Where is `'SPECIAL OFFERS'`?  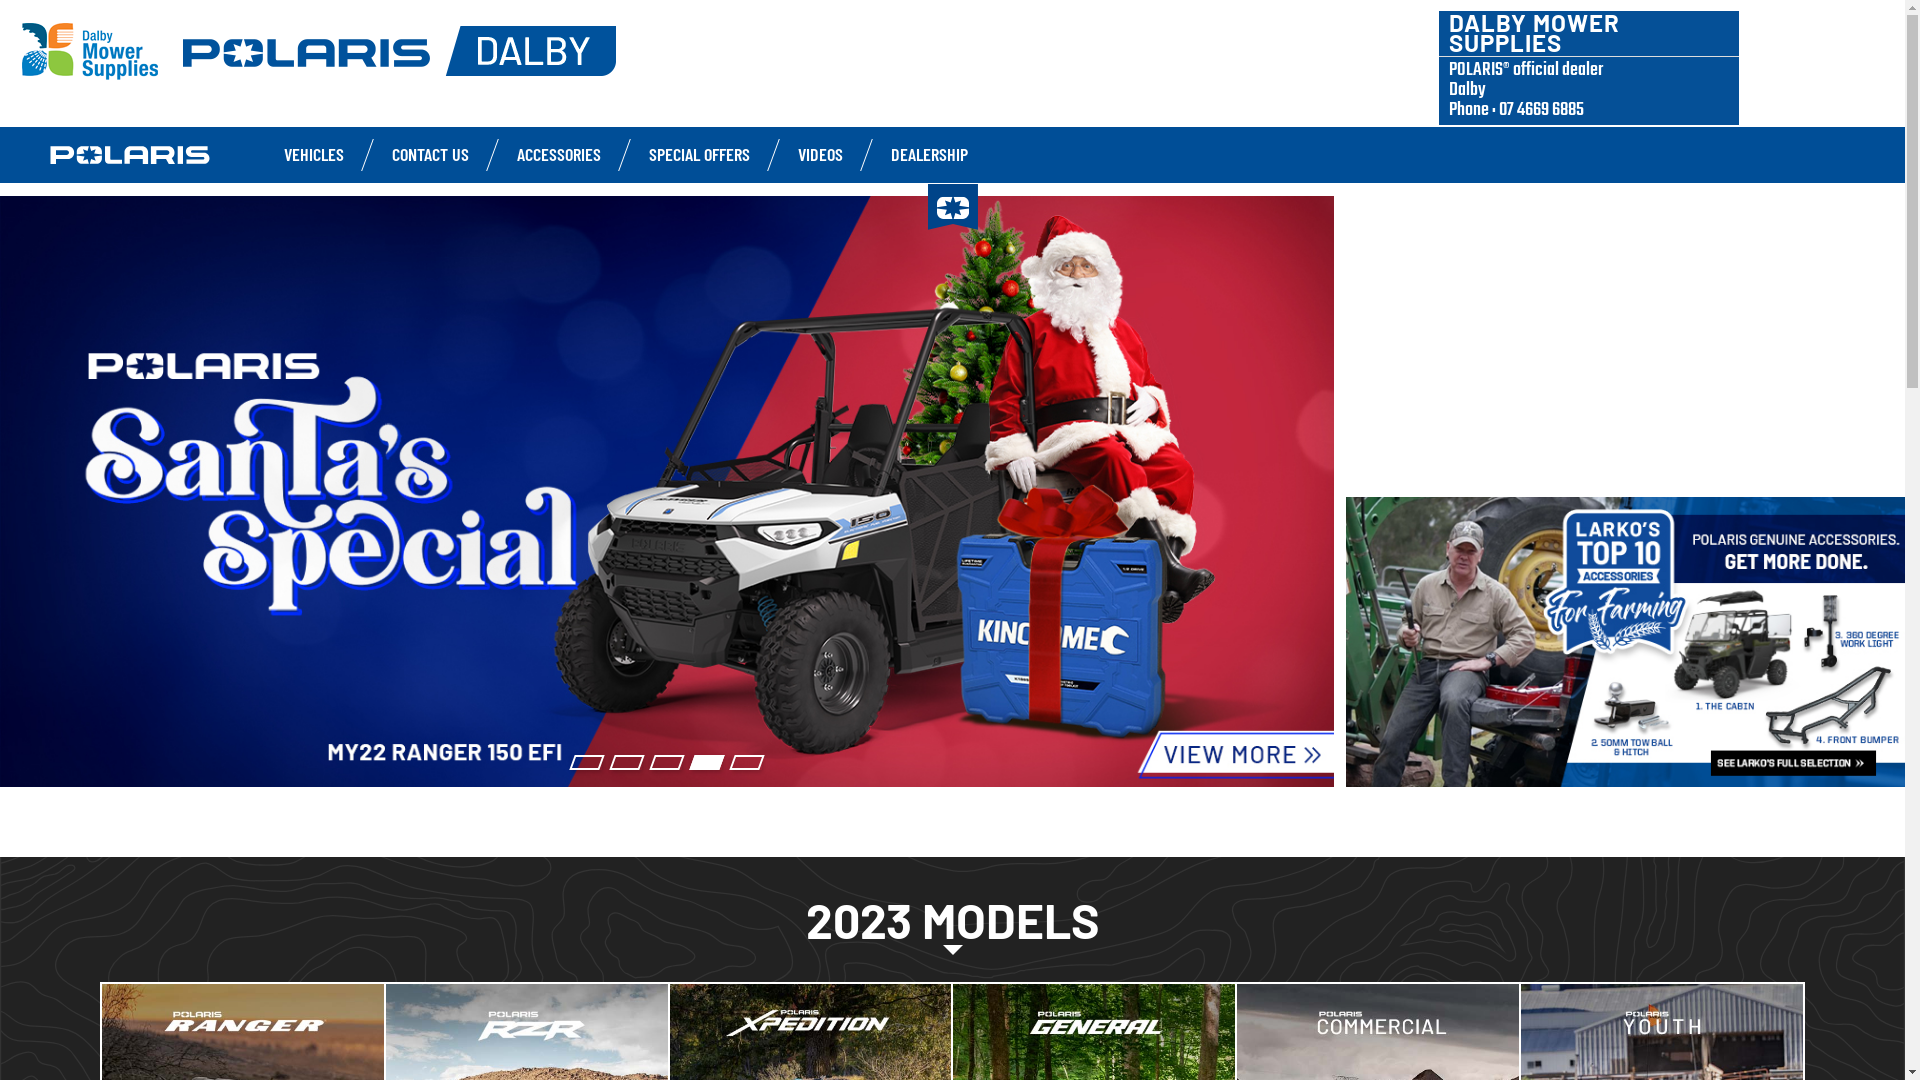 'SPECIAL OFFERS' is located at coordinates (648, 153).